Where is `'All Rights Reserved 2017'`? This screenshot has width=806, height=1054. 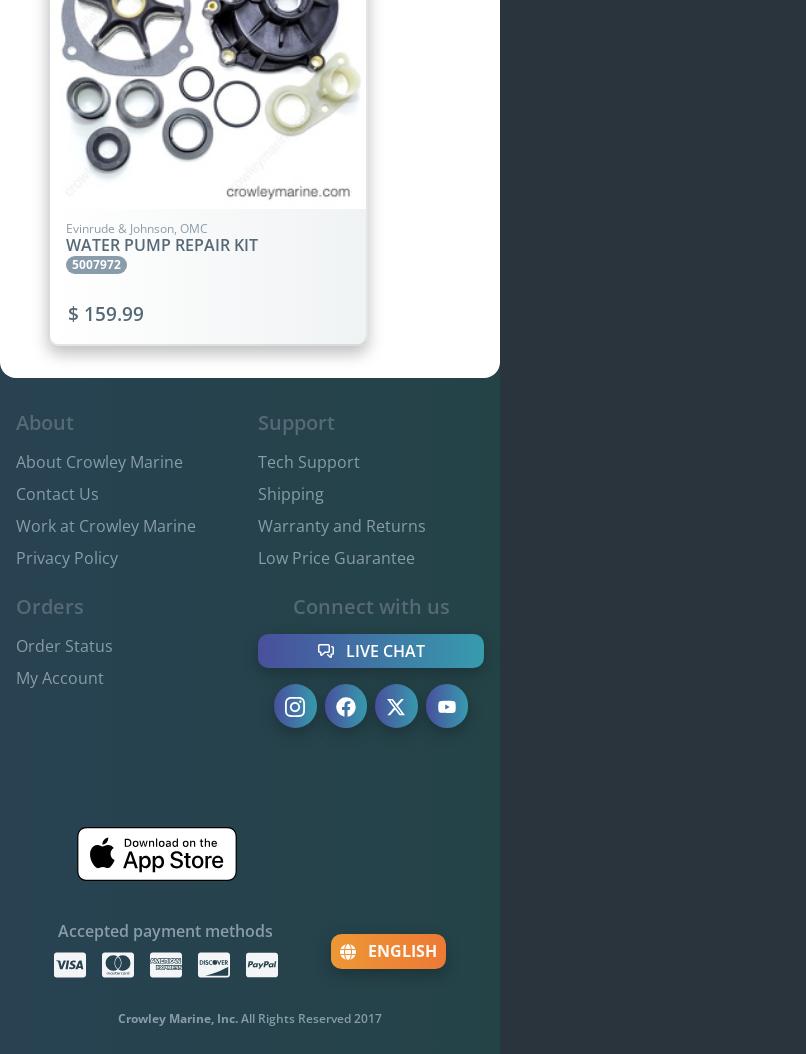
'All Rights Reserved 2017' is located at coordinates (311, 1017).